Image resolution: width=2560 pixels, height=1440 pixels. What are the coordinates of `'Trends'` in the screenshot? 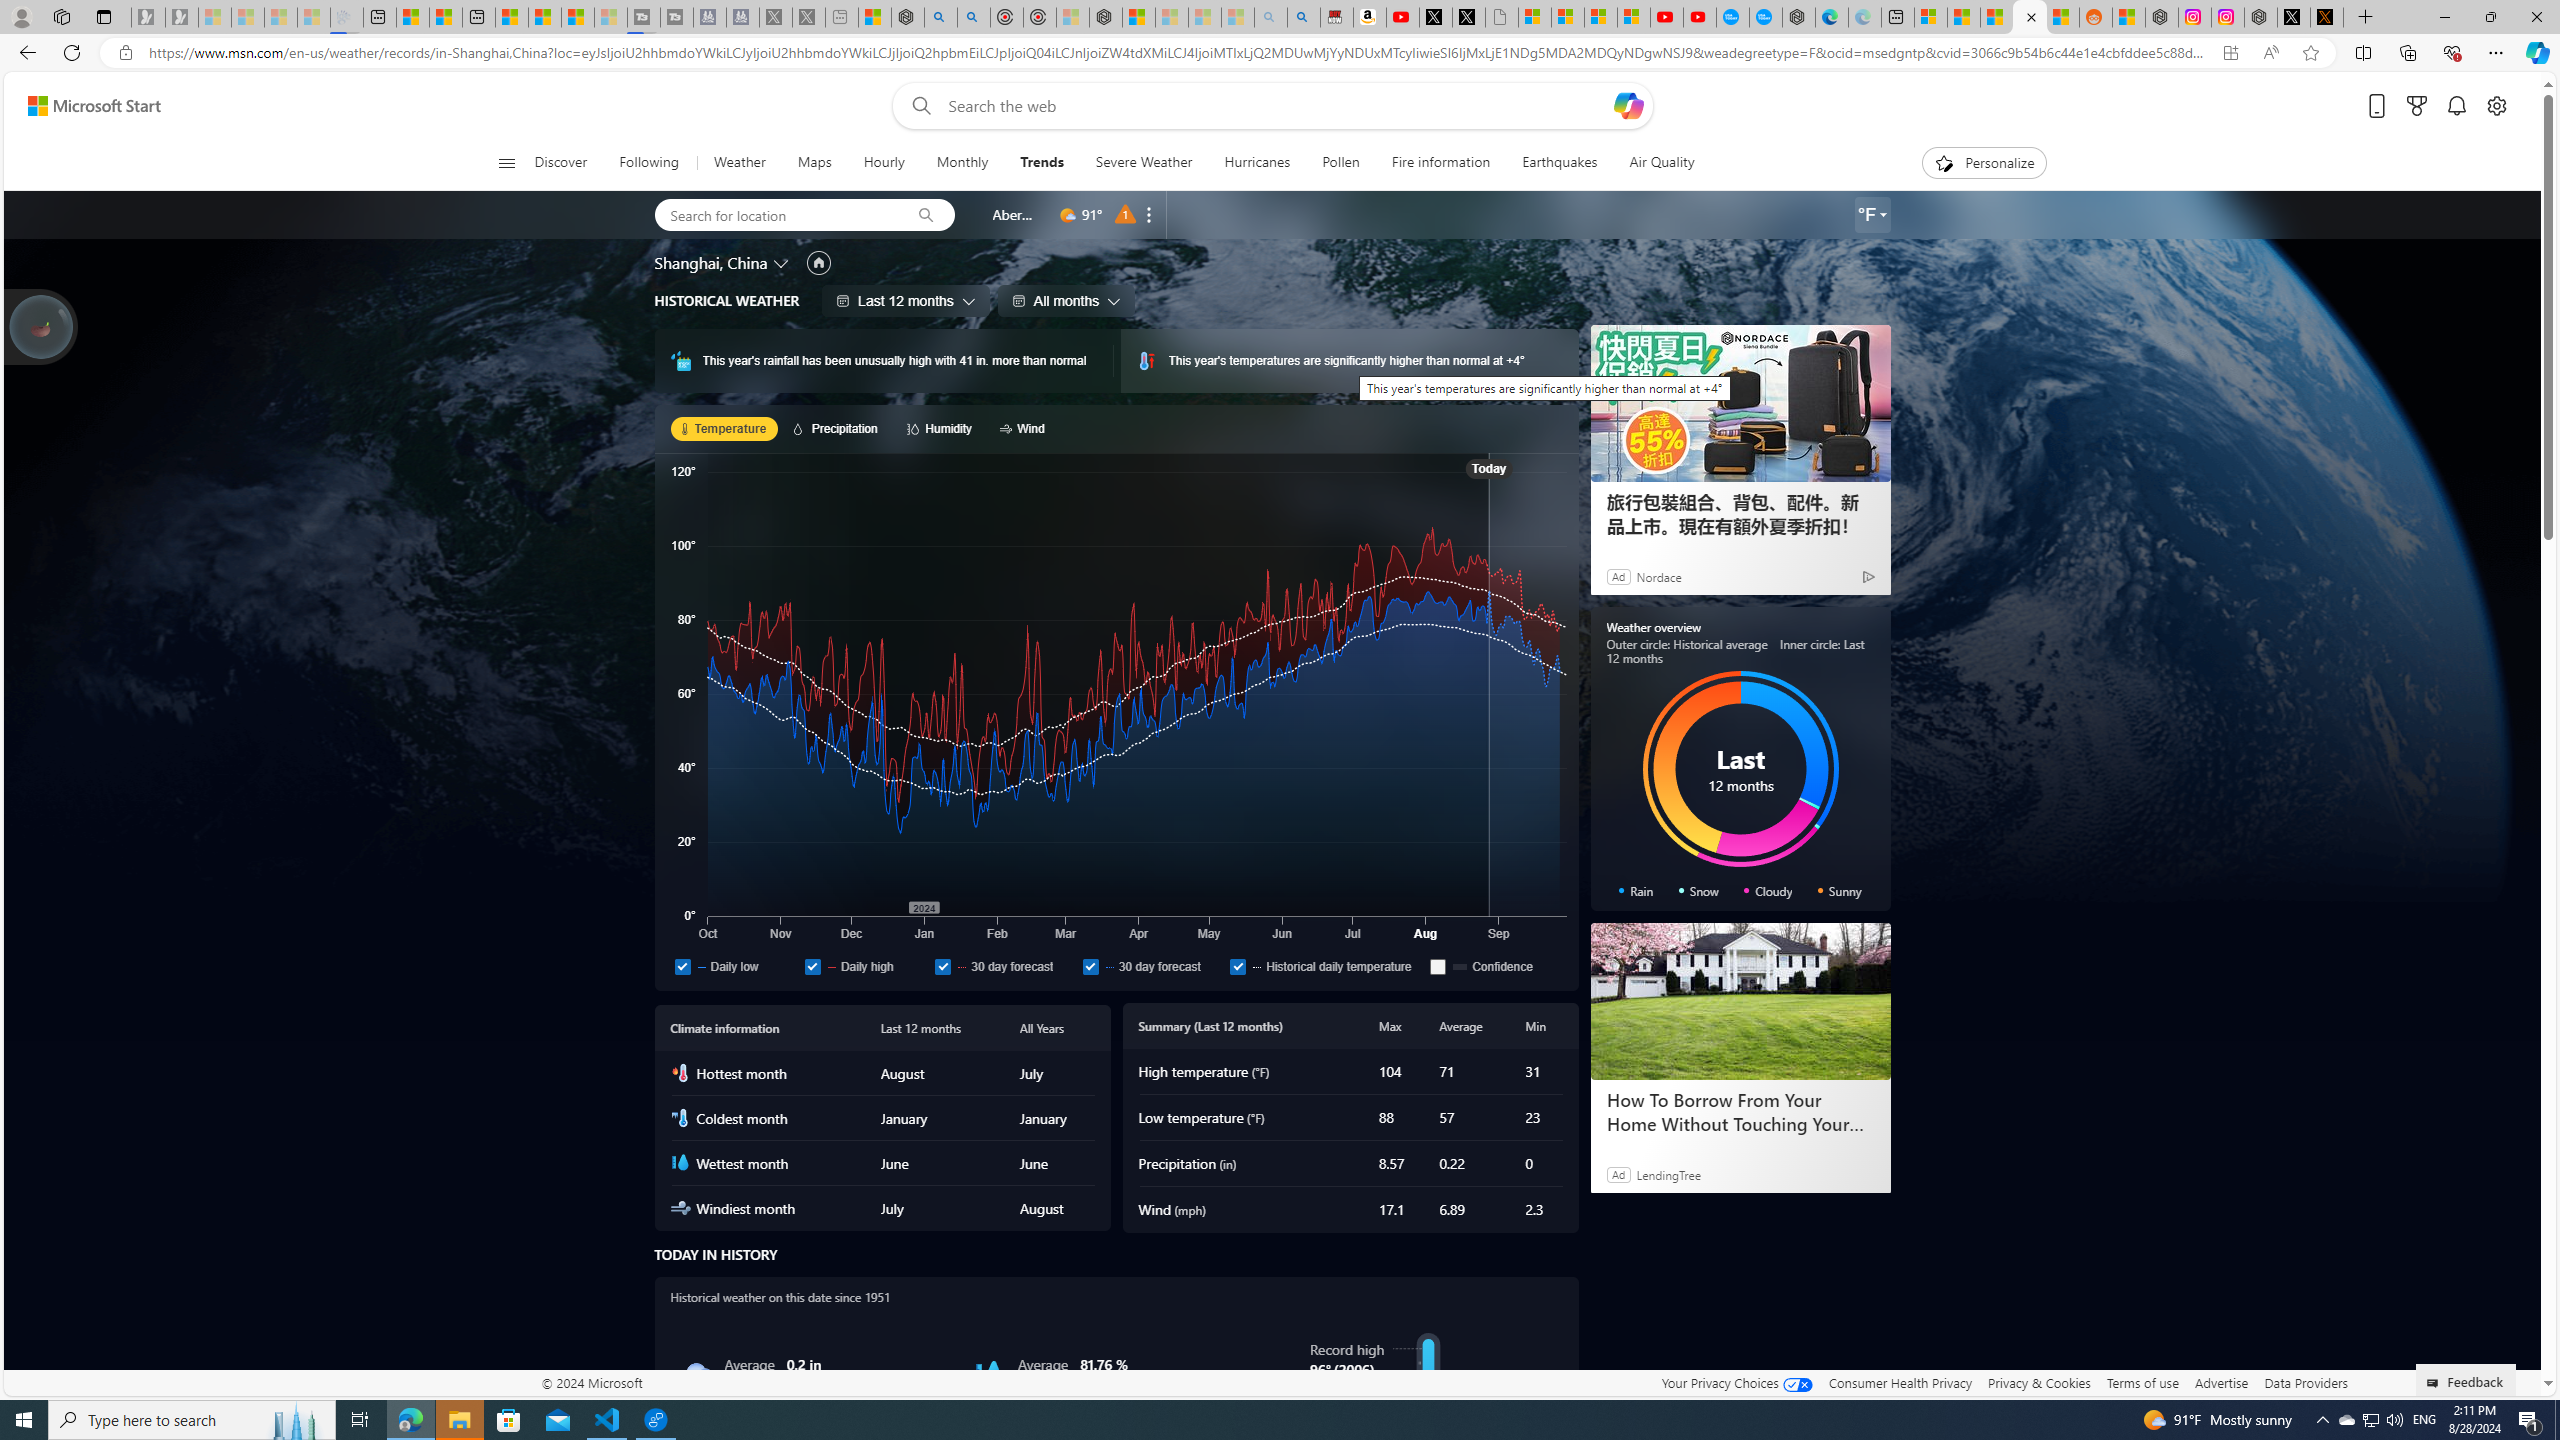 It's located at (1040, 162).